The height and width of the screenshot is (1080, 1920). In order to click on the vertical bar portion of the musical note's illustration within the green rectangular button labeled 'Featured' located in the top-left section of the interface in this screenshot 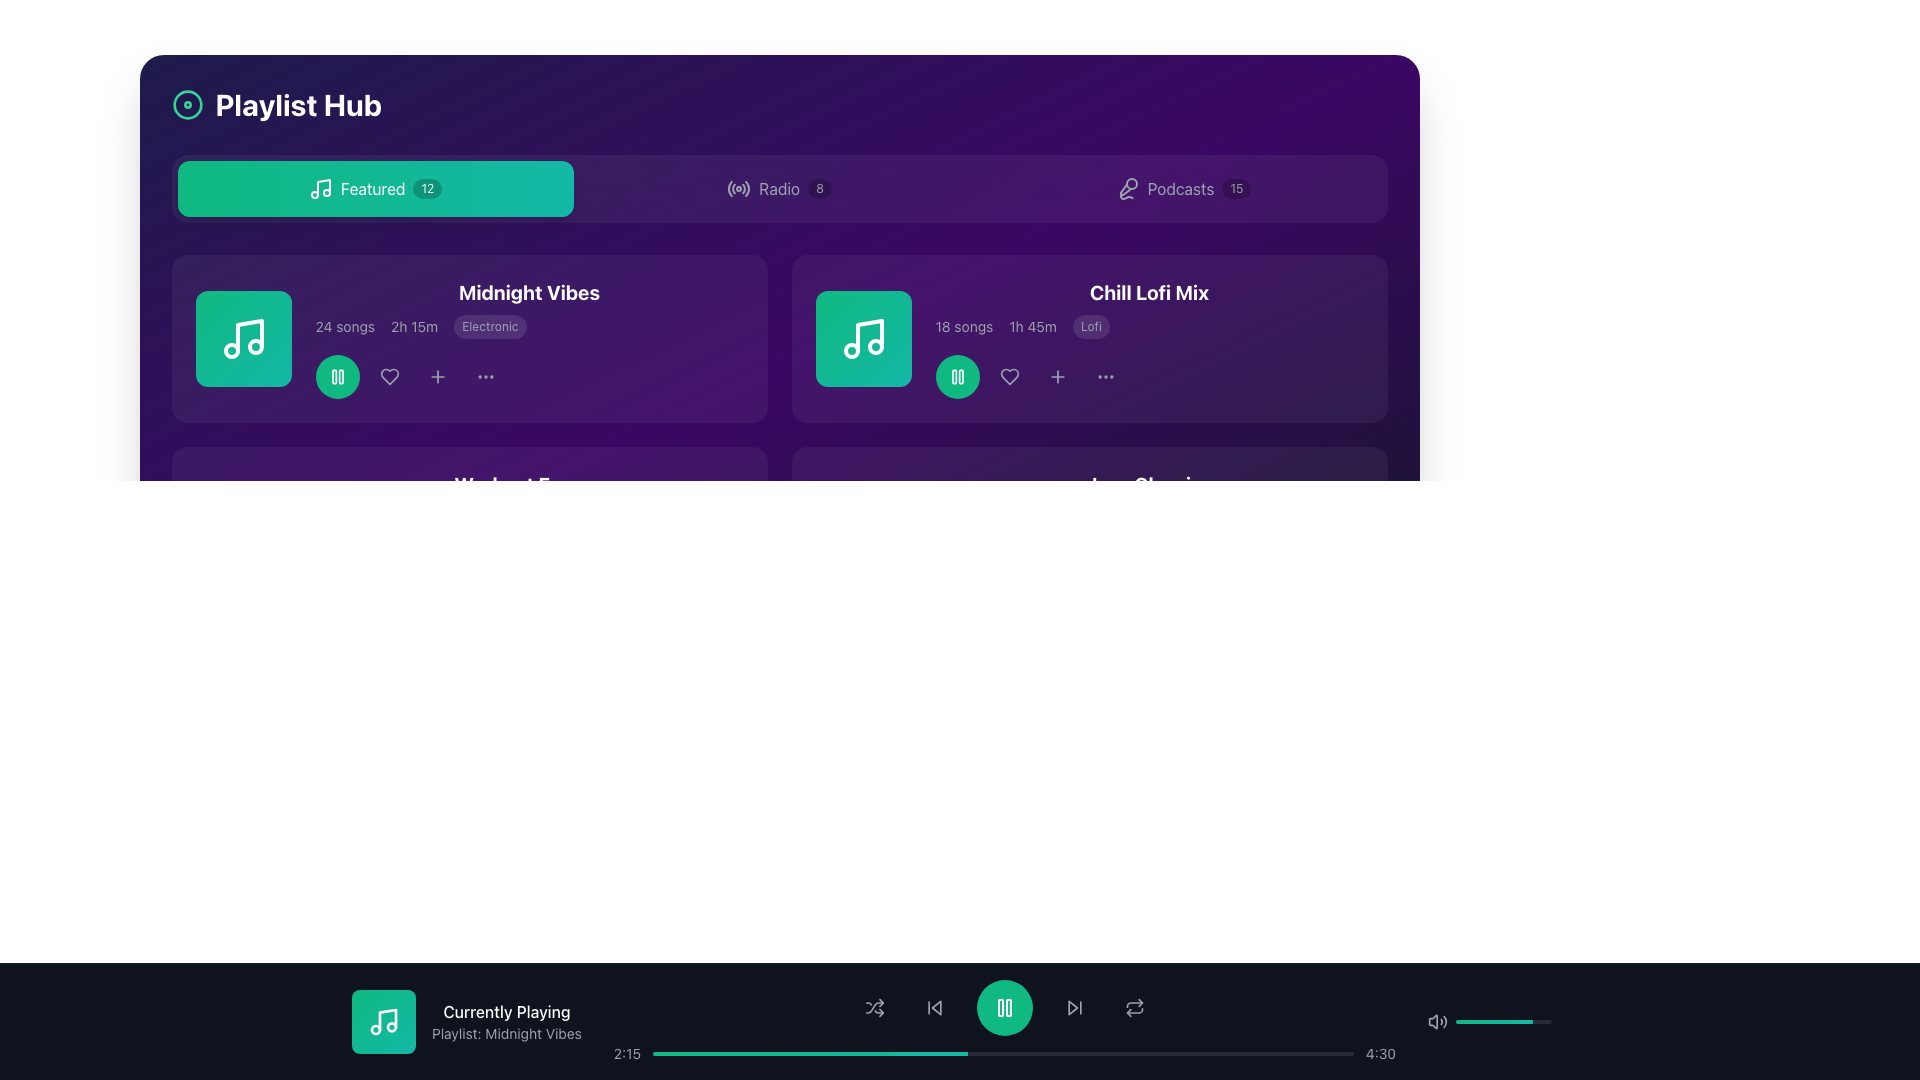, I will do `click(323, 187)`.